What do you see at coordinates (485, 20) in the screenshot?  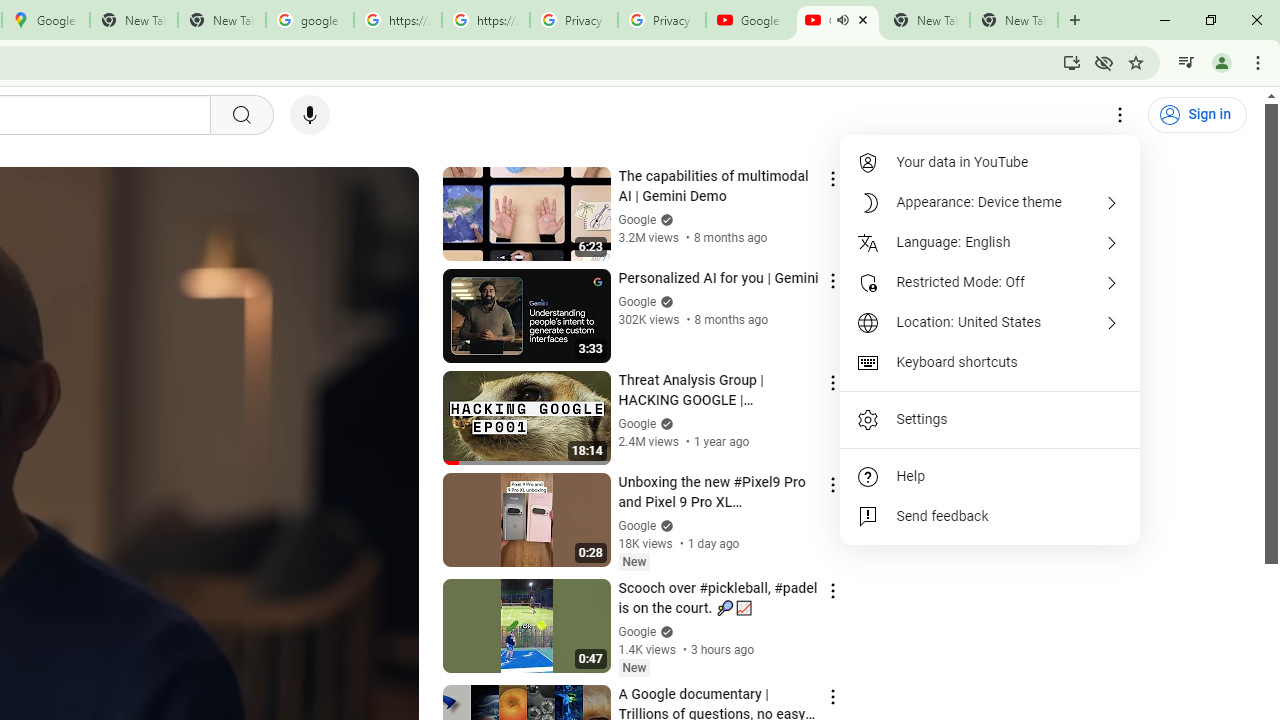 I see `'https://scholar.google.com/'` at bounding box center [485, 20].